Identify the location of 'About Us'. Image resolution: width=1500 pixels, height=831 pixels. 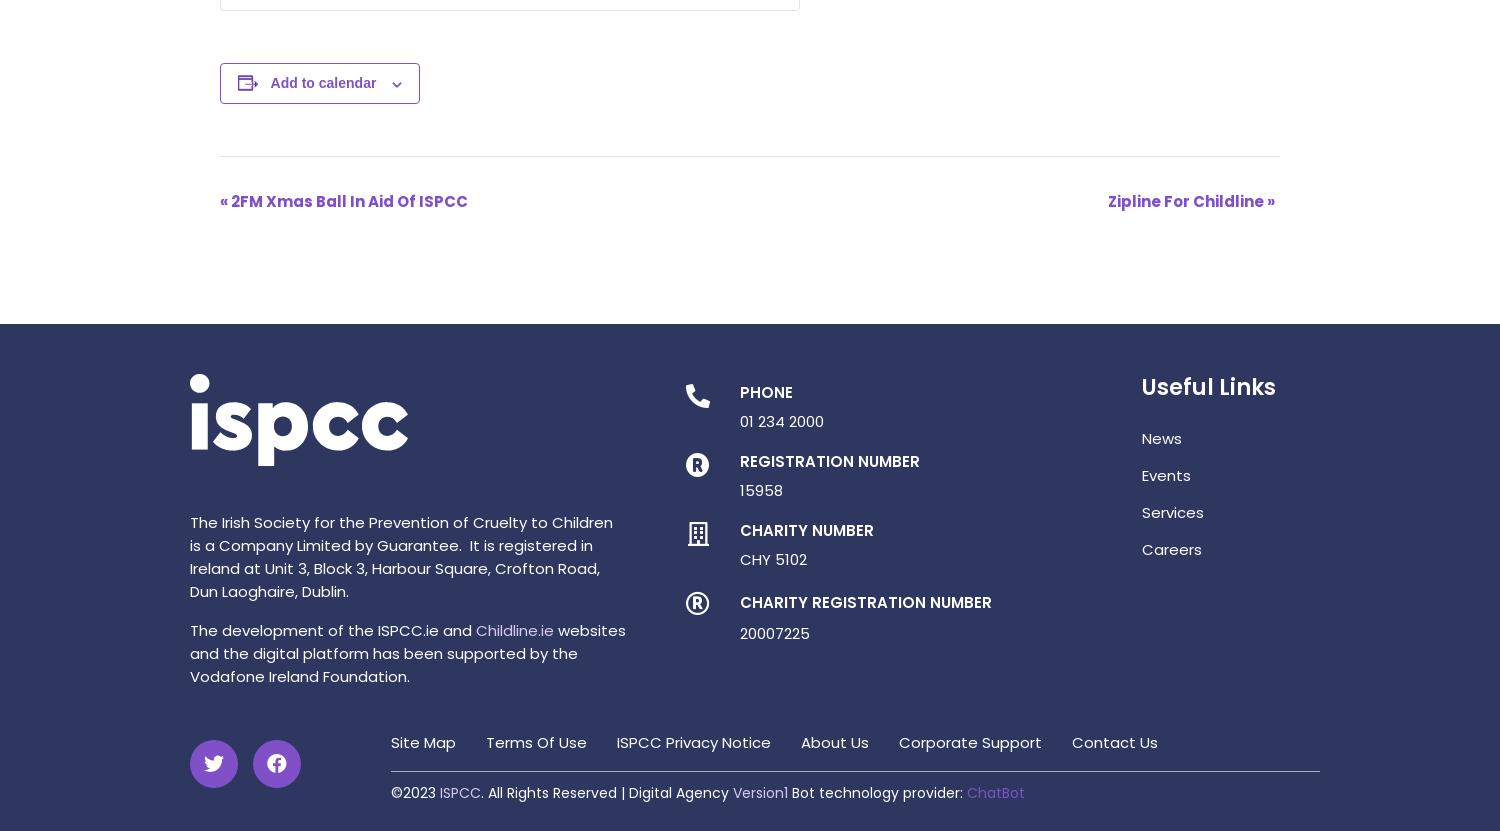
(834, 742).